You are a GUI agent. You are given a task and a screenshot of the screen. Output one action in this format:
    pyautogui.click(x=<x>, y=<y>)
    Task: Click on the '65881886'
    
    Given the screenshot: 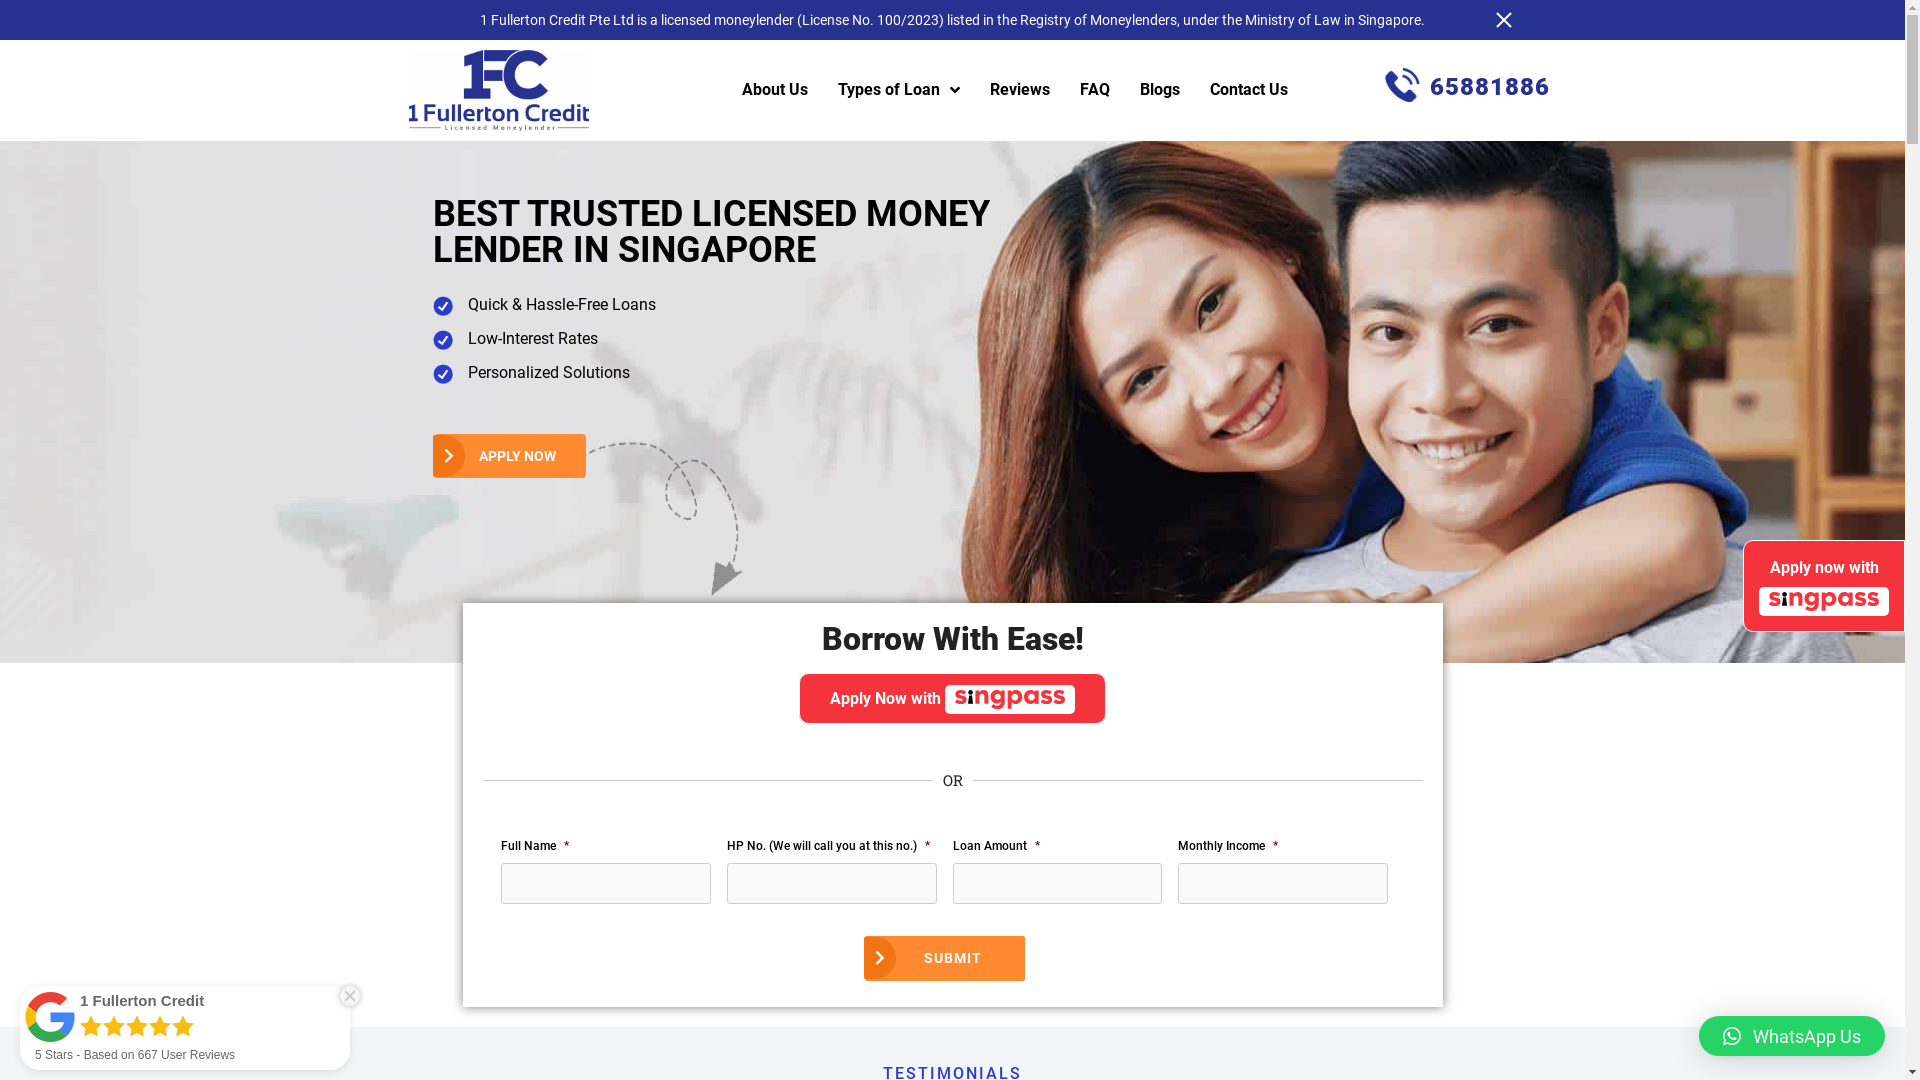 What is the action you would take?
    pyautogui.click(x=1467, y=85)
    